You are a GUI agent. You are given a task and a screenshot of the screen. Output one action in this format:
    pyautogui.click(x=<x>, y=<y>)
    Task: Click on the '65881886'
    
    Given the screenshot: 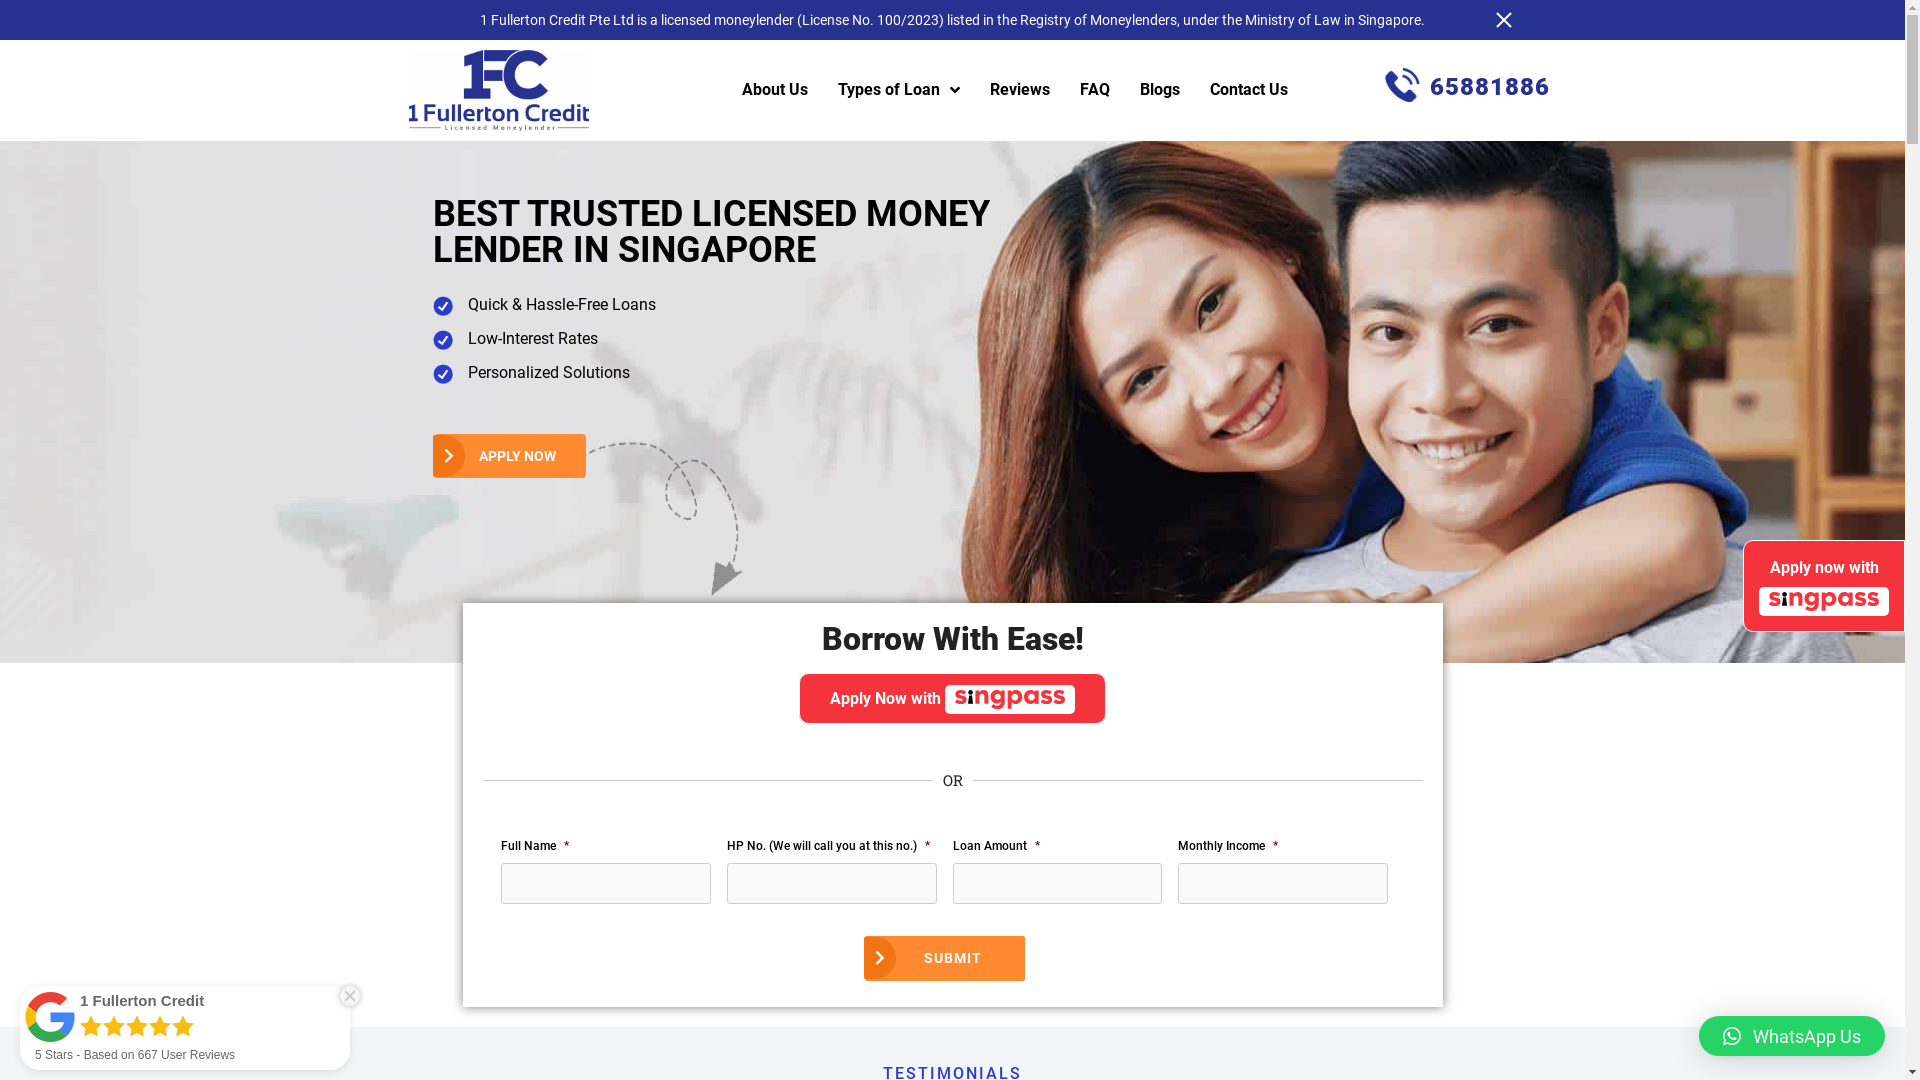 What is the action you would take?
    pyautogui.click(x=1467, y=85)
    